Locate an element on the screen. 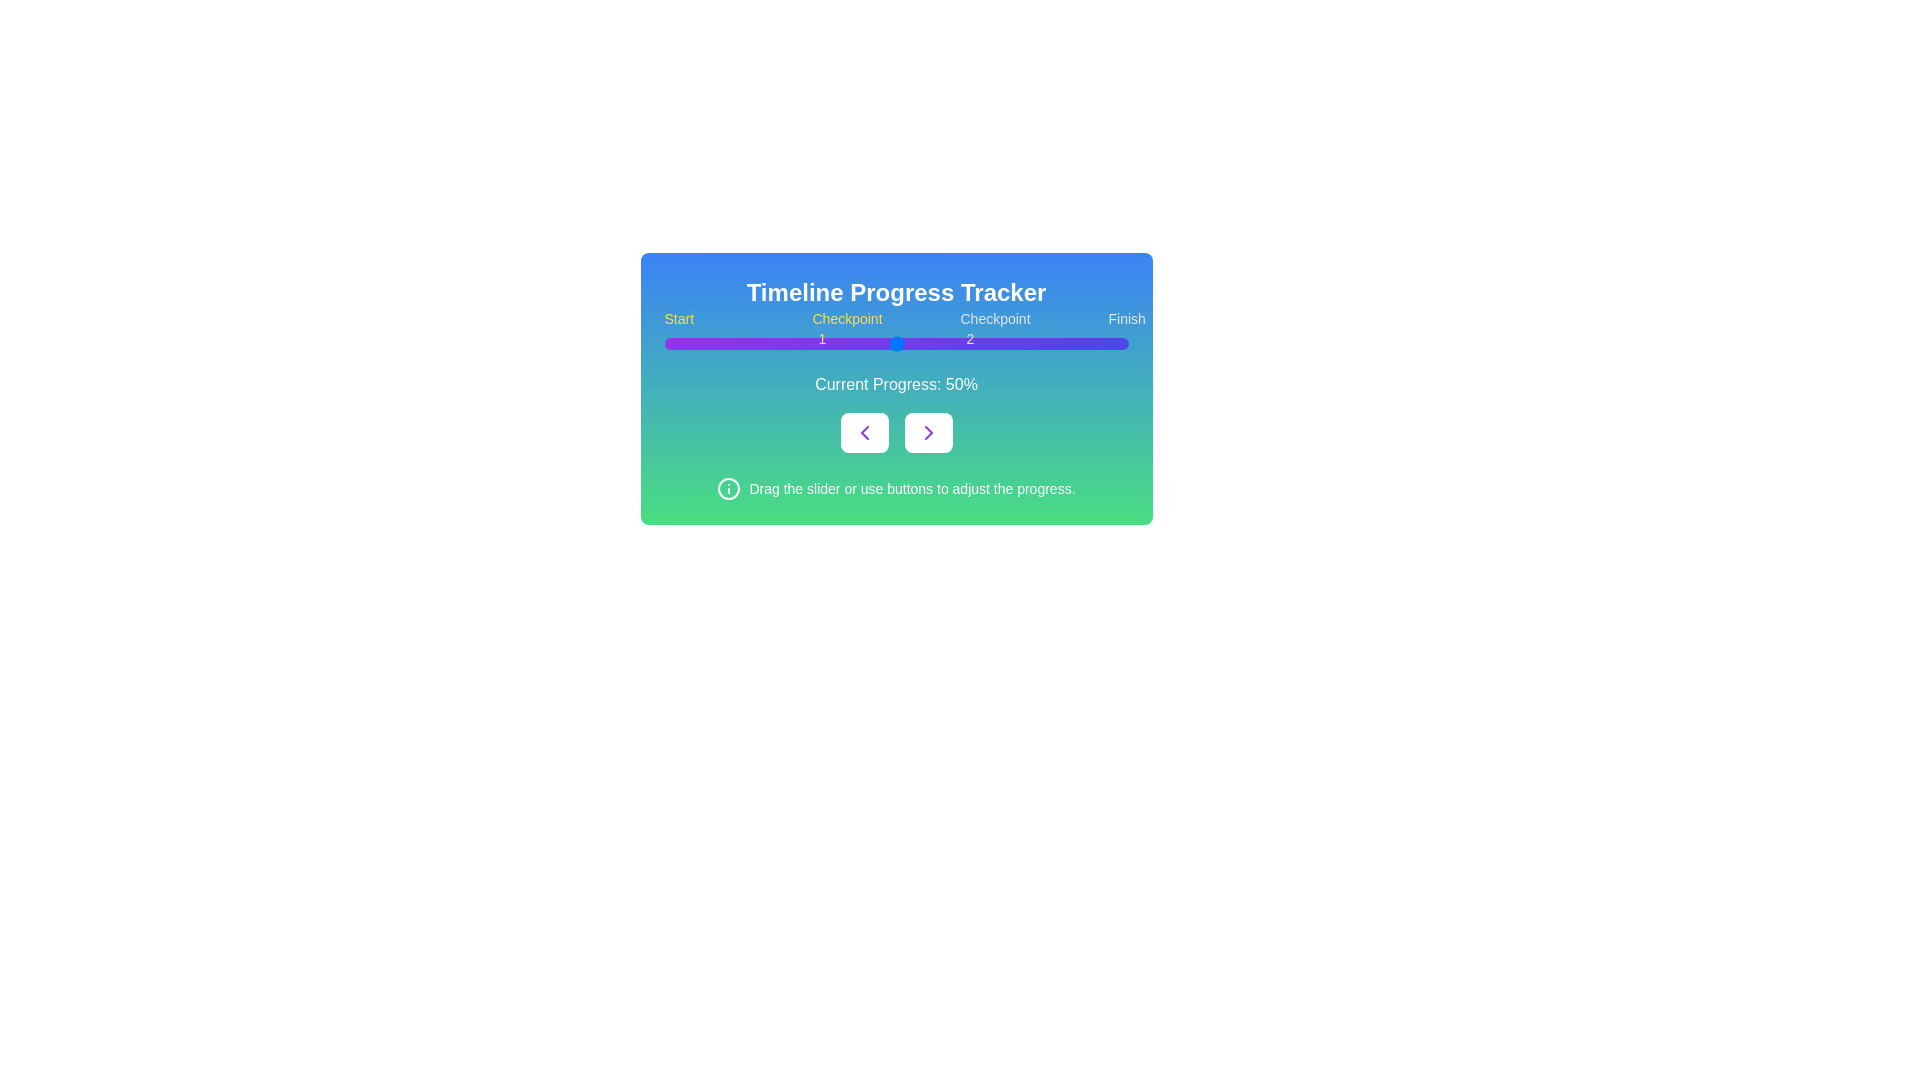  the SVG Circle that serves as a decorative or structural base within the icon located in the lower-left section of the green-blue gradient panel is located at coordinates (728, 489).